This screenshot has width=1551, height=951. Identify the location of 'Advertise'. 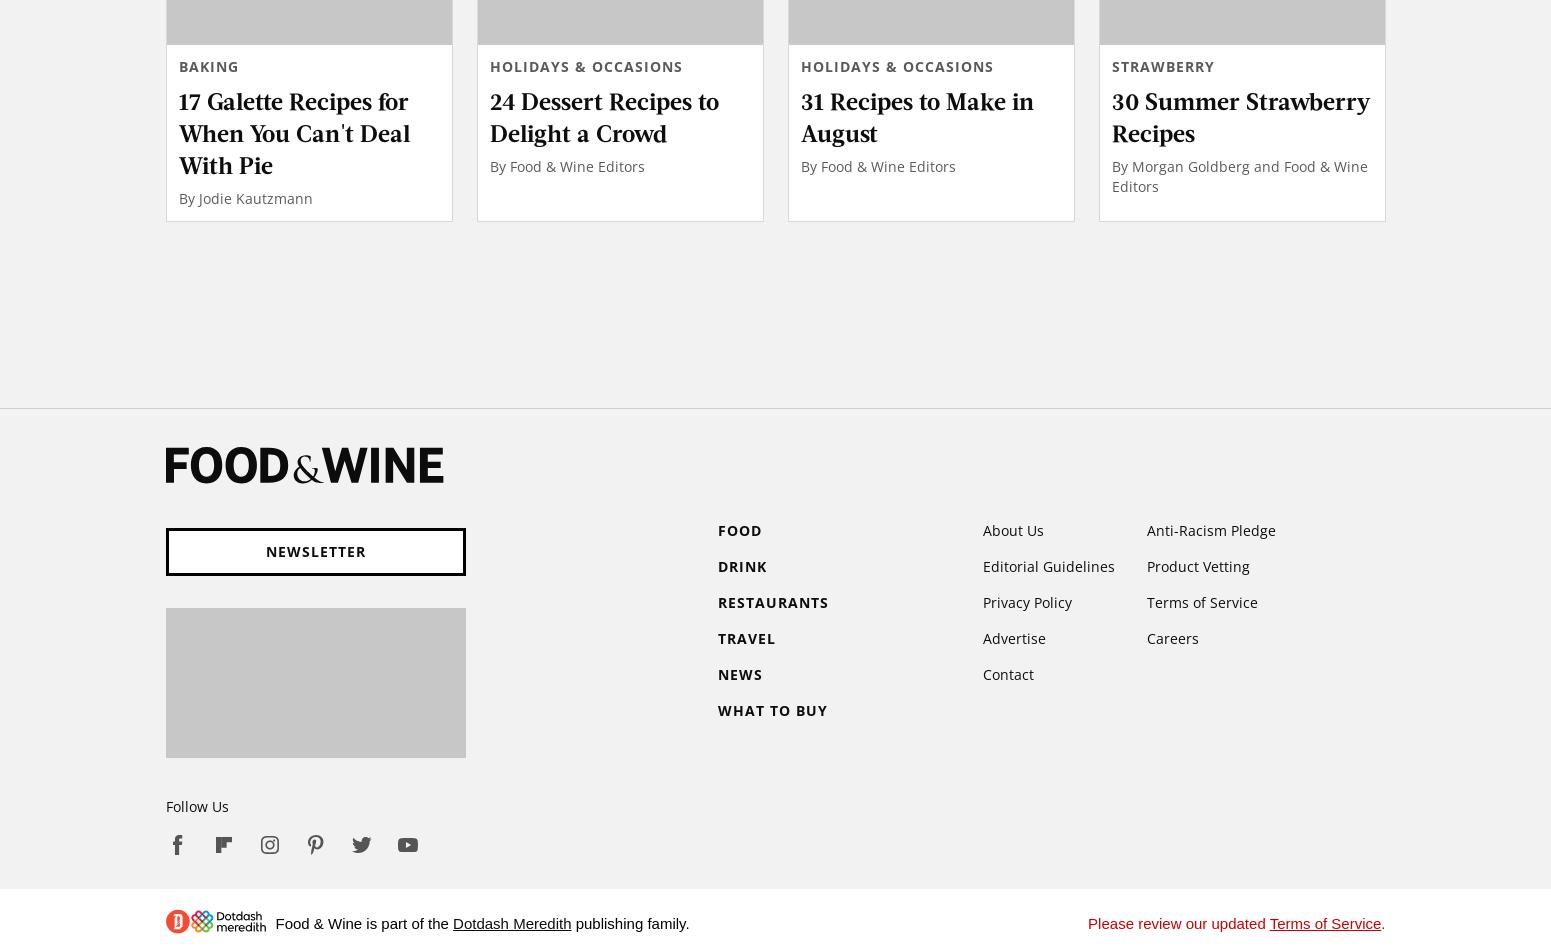
(1013, 637).